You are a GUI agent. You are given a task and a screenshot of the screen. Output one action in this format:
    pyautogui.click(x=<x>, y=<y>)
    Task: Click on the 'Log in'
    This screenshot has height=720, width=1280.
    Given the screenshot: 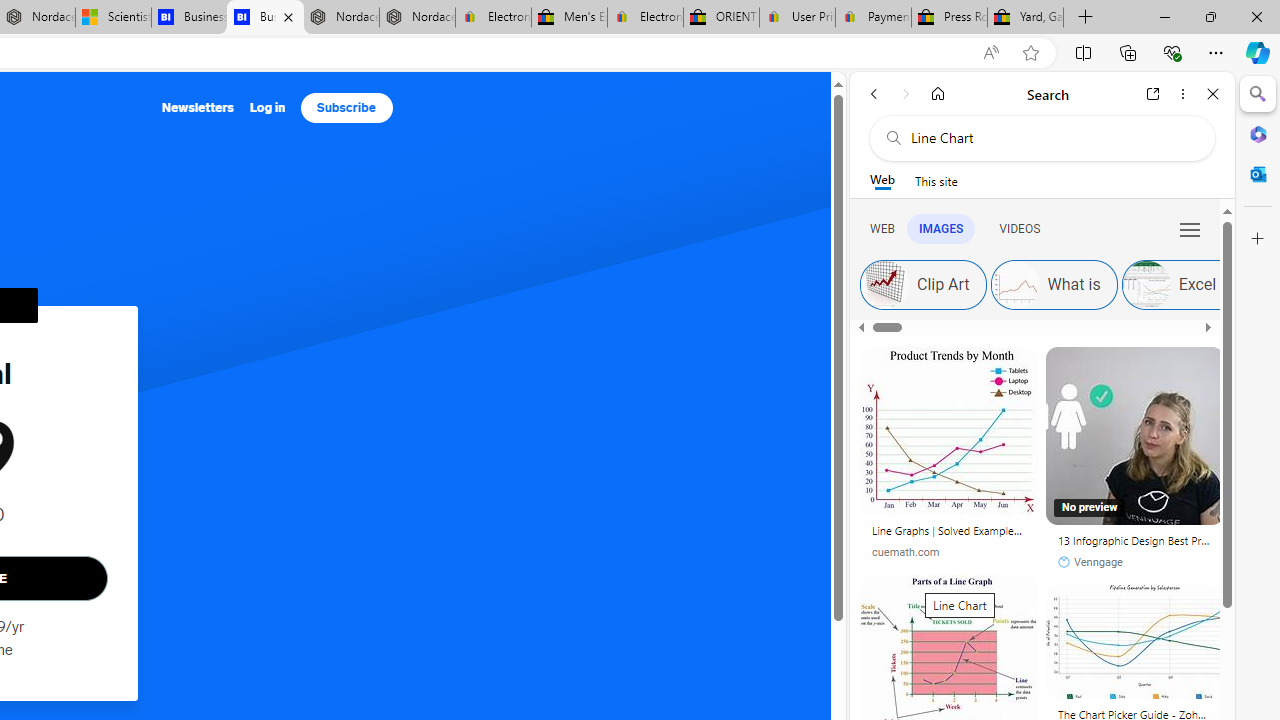 What is the action you would take?
    pyautogui.click(x=266, y=108)
    